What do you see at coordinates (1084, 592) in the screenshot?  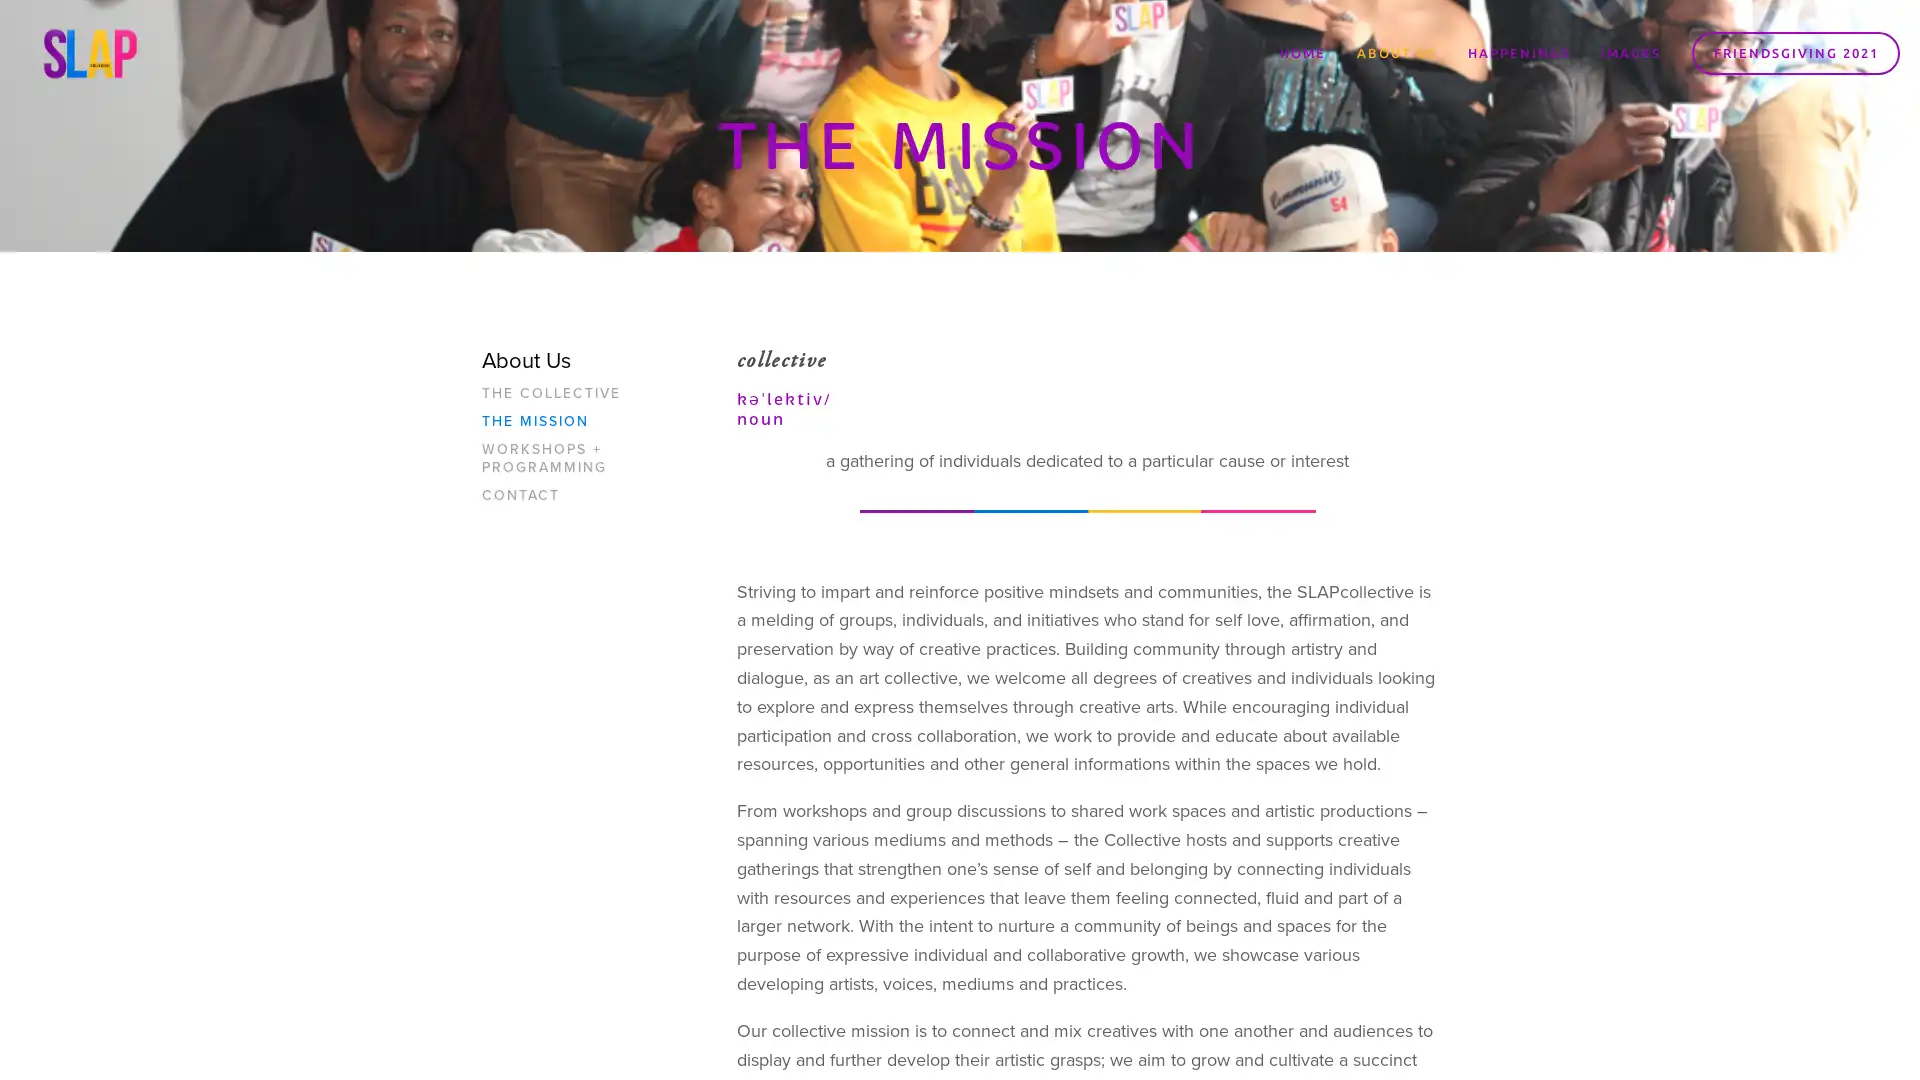 I see `get mo' SLAP!` at bounding box center [1084, 592].